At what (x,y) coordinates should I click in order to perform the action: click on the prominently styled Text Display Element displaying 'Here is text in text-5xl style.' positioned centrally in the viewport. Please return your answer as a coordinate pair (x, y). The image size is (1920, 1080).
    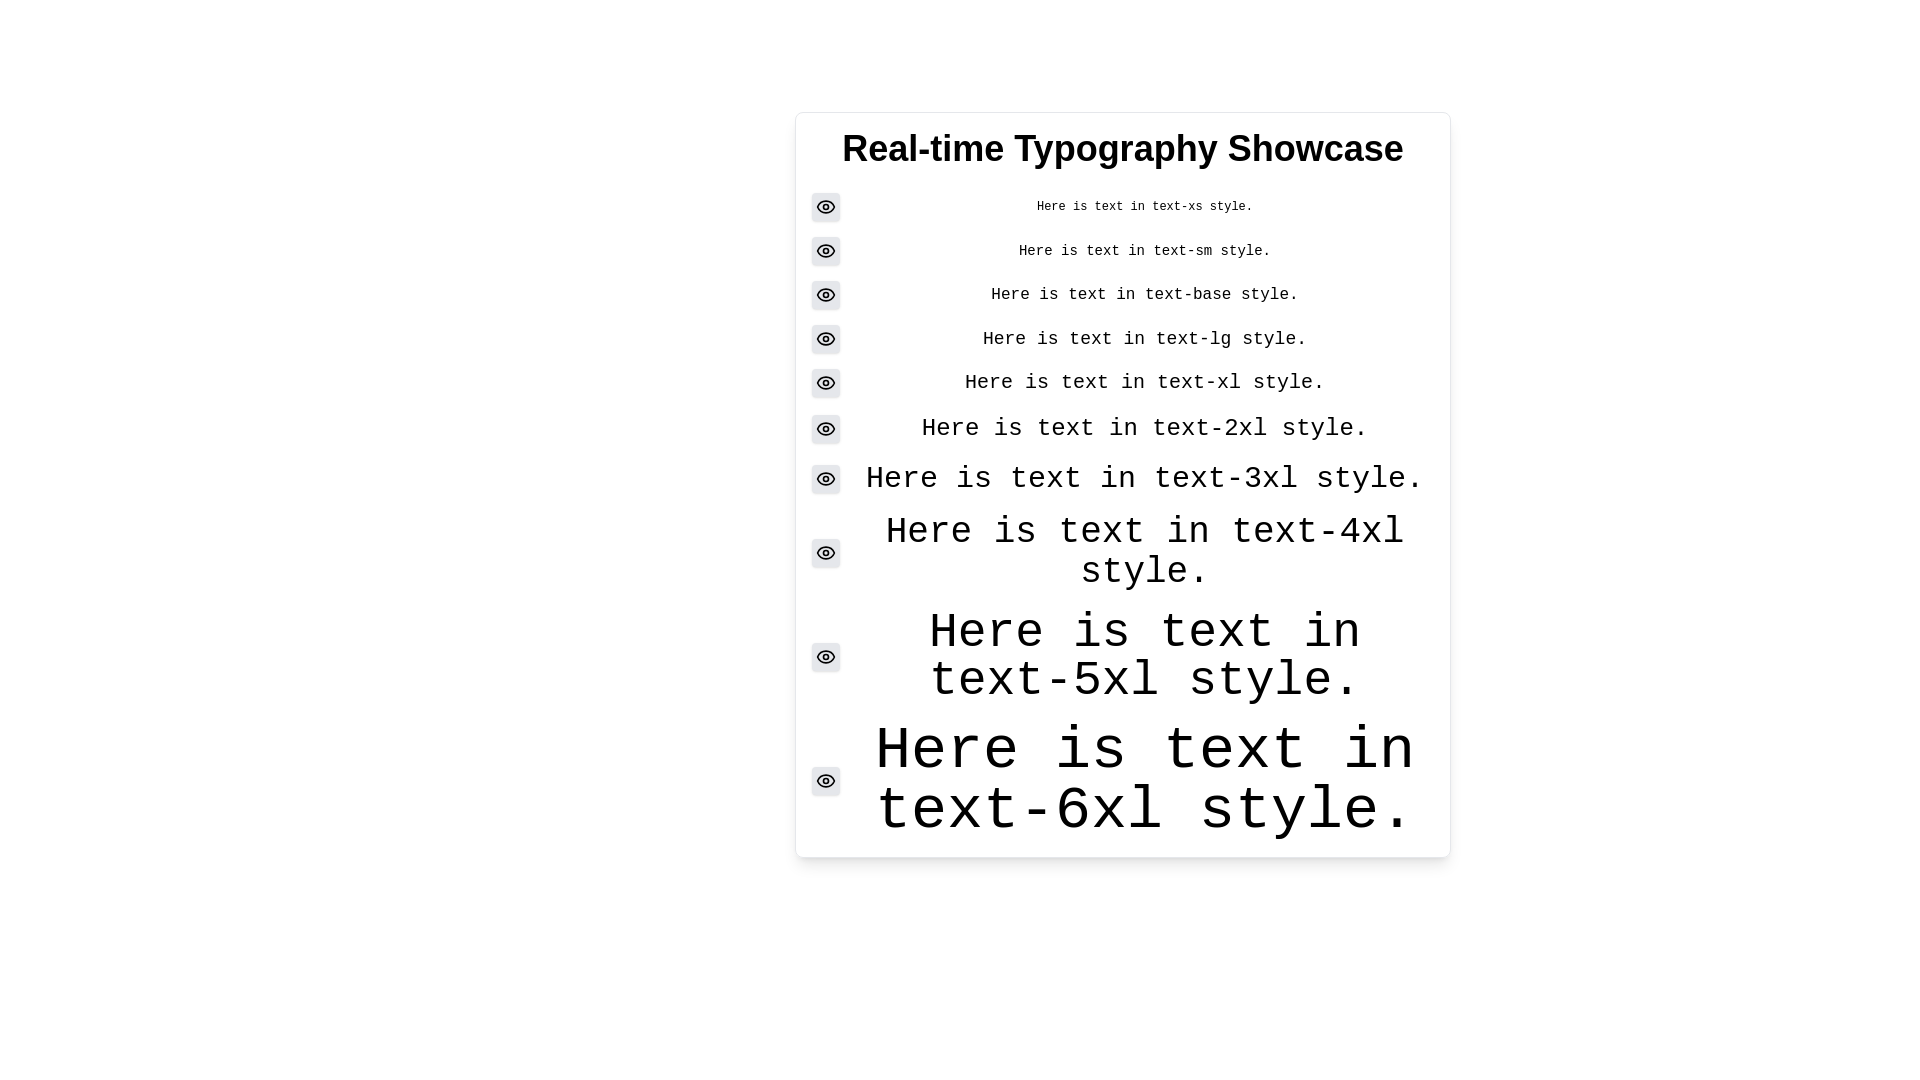
    Looking at the image, I should click on (1145, 656).